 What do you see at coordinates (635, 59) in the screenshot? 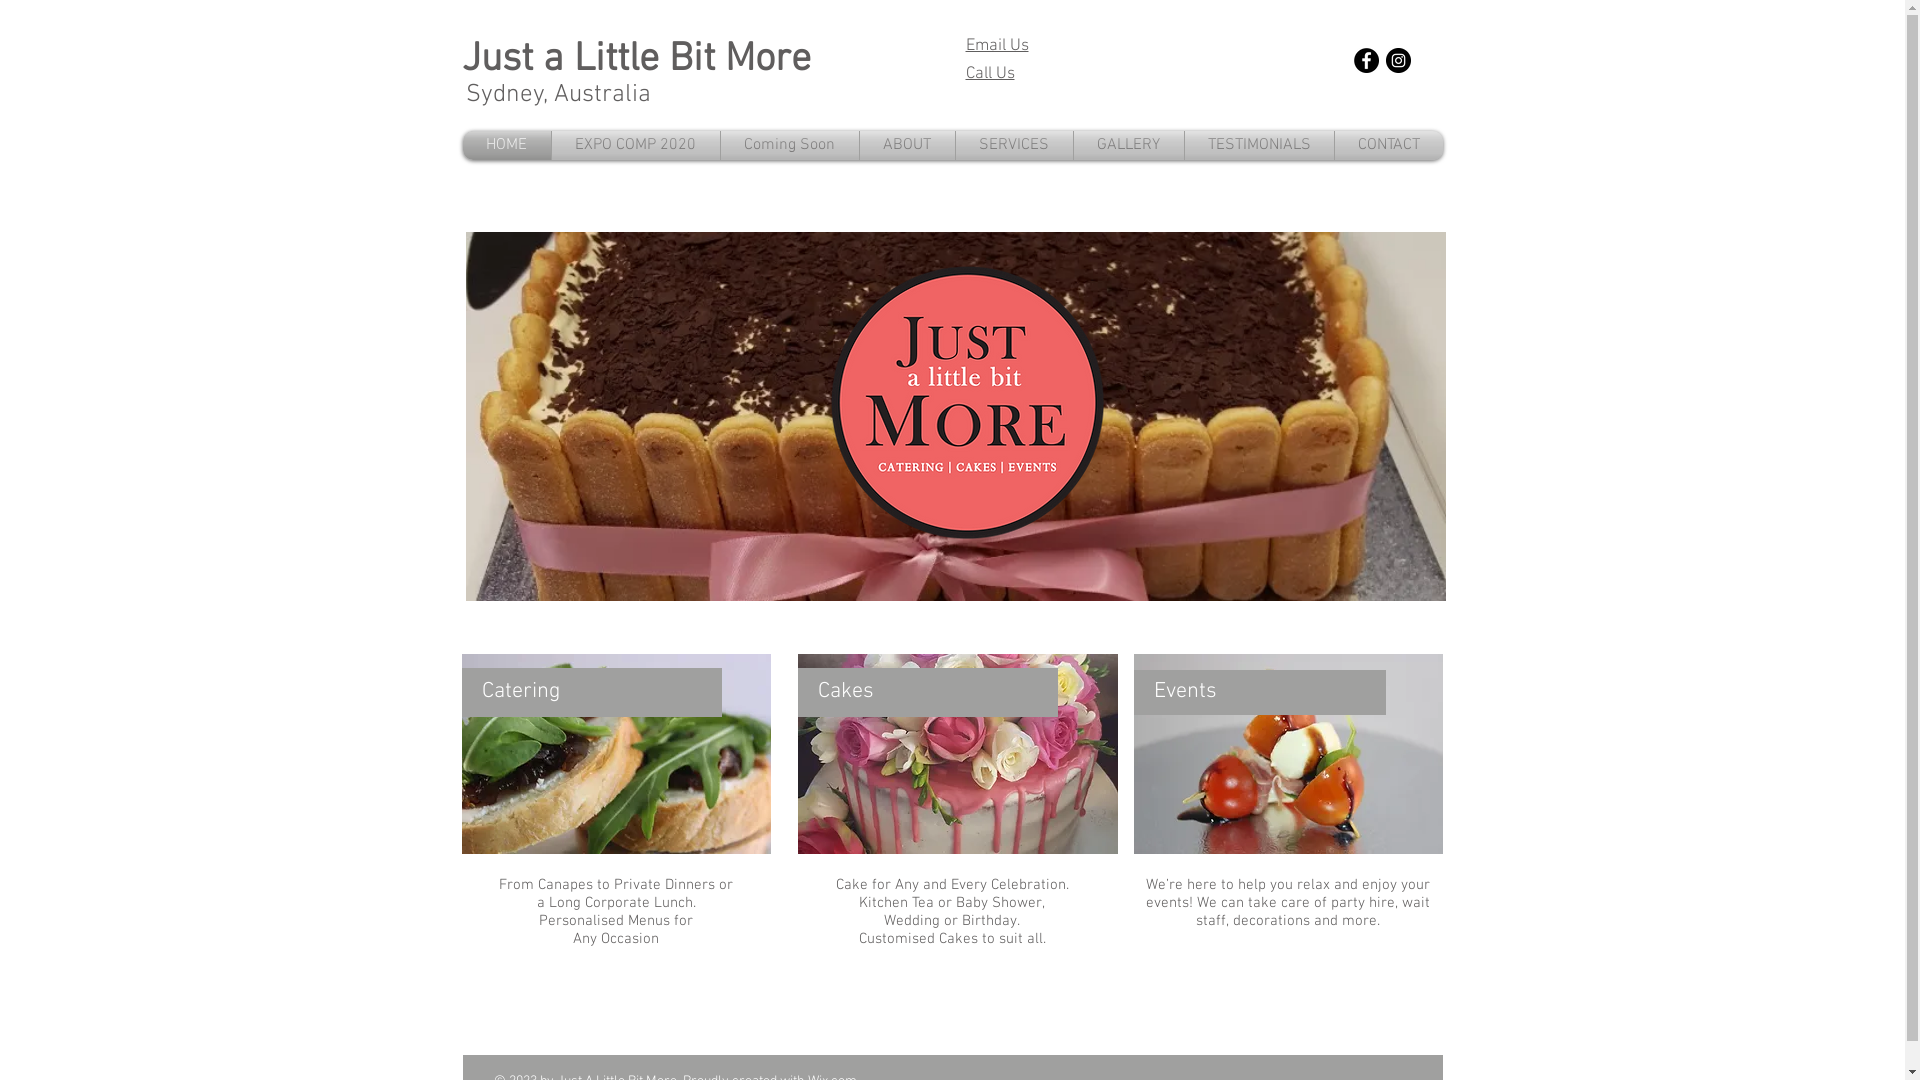
I see `'Just a Little Bit More'` at bounding box center [635, 59].